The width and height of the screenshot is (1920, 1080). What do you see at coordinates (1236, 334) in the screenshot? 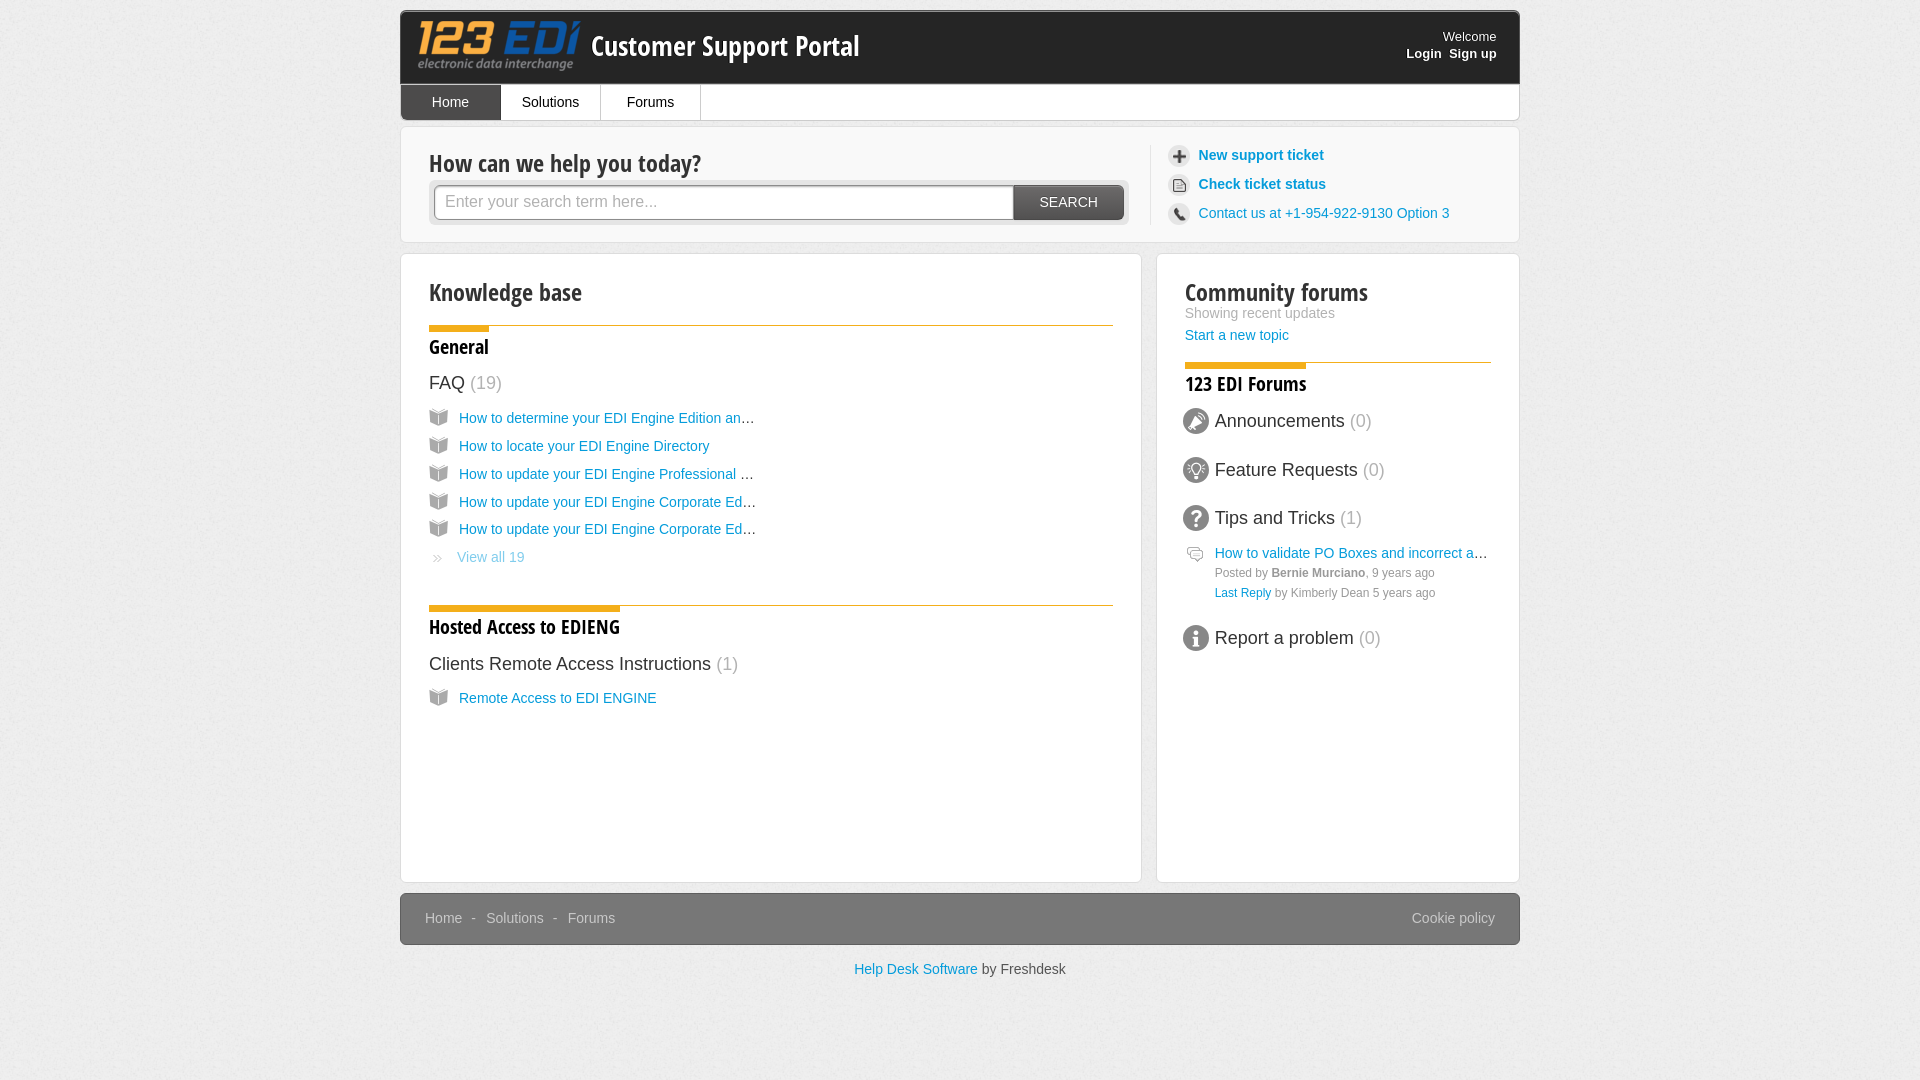
I see `'Start a new topic'` at bounding box center [1236, 334].